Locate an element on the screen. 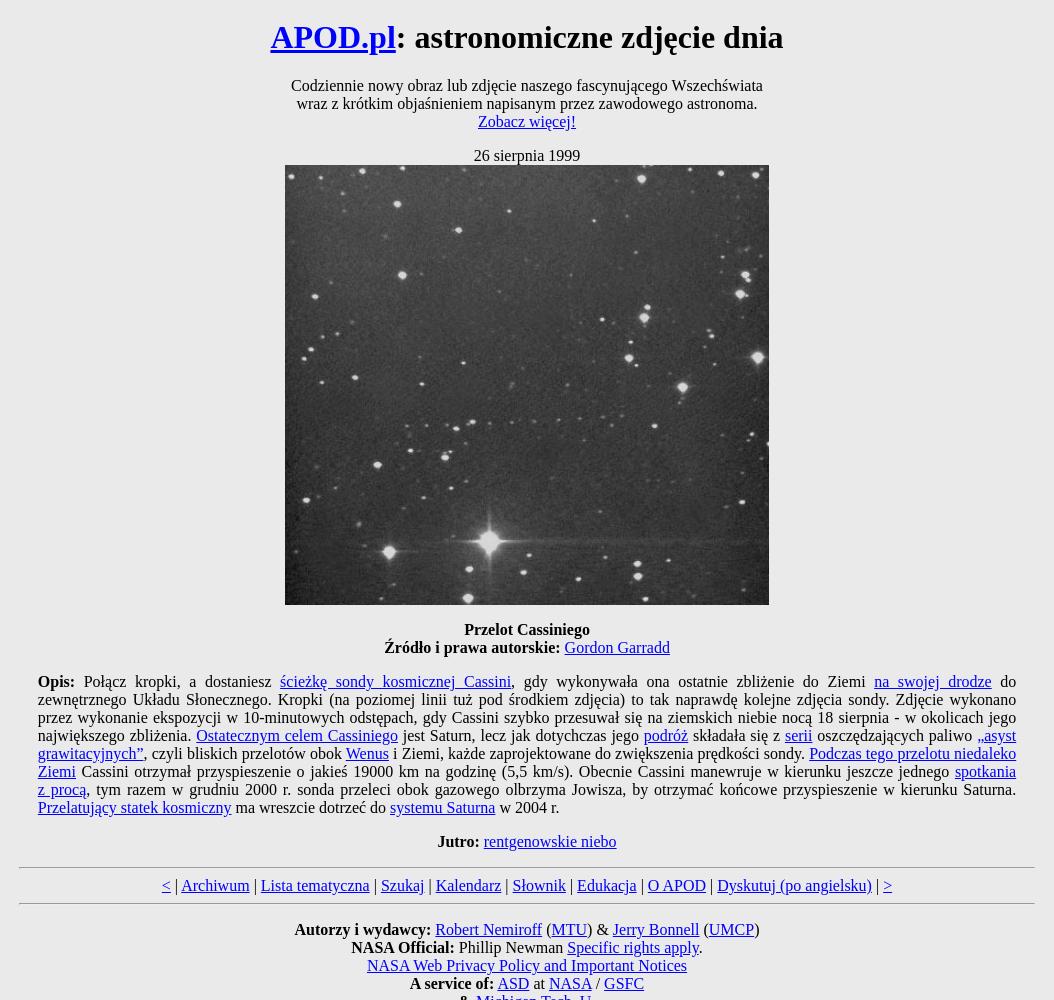 Image resolution: width=1054 pixels, height=1000 pixels. 'Przelatujący statek kosmiczny' is located at coordinates (133, 807).